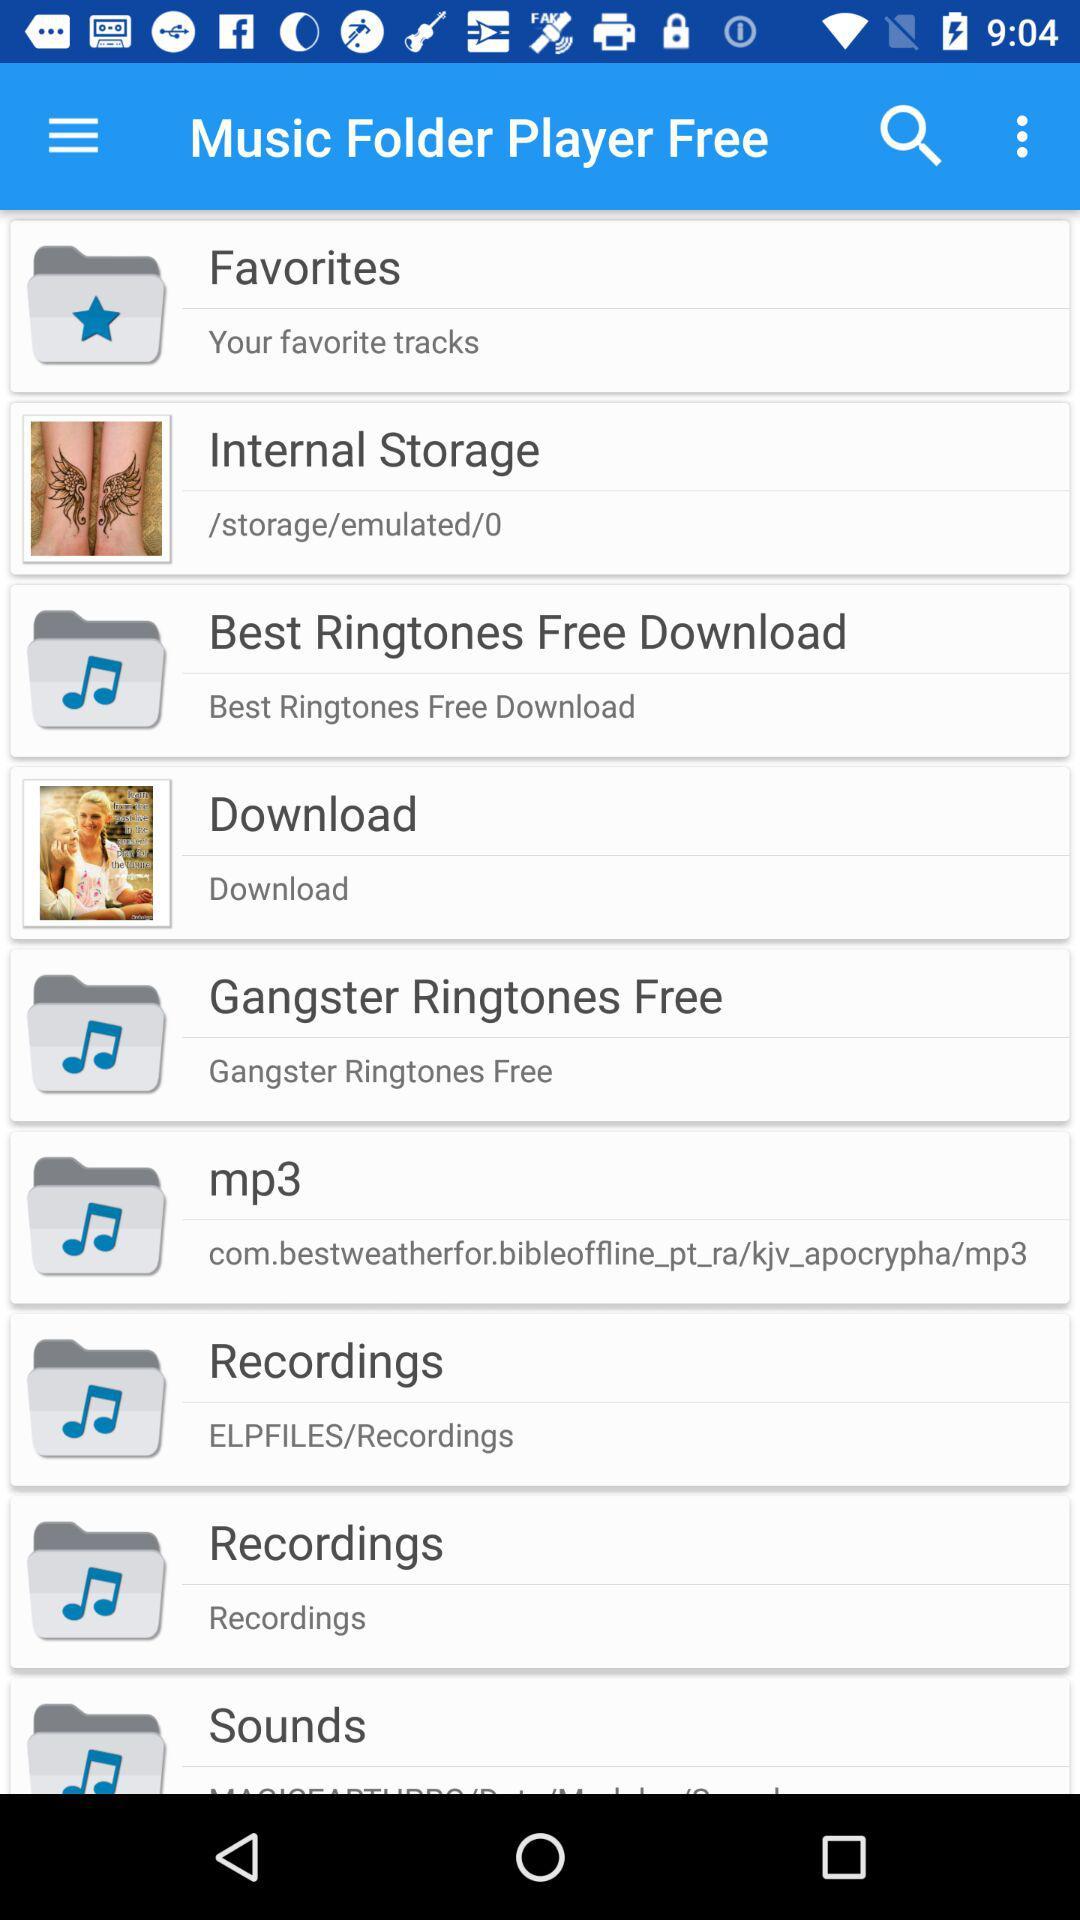 The image size is (1080, 1920). I want to click on the icon which is left to text recordings, so click(96, 1581).